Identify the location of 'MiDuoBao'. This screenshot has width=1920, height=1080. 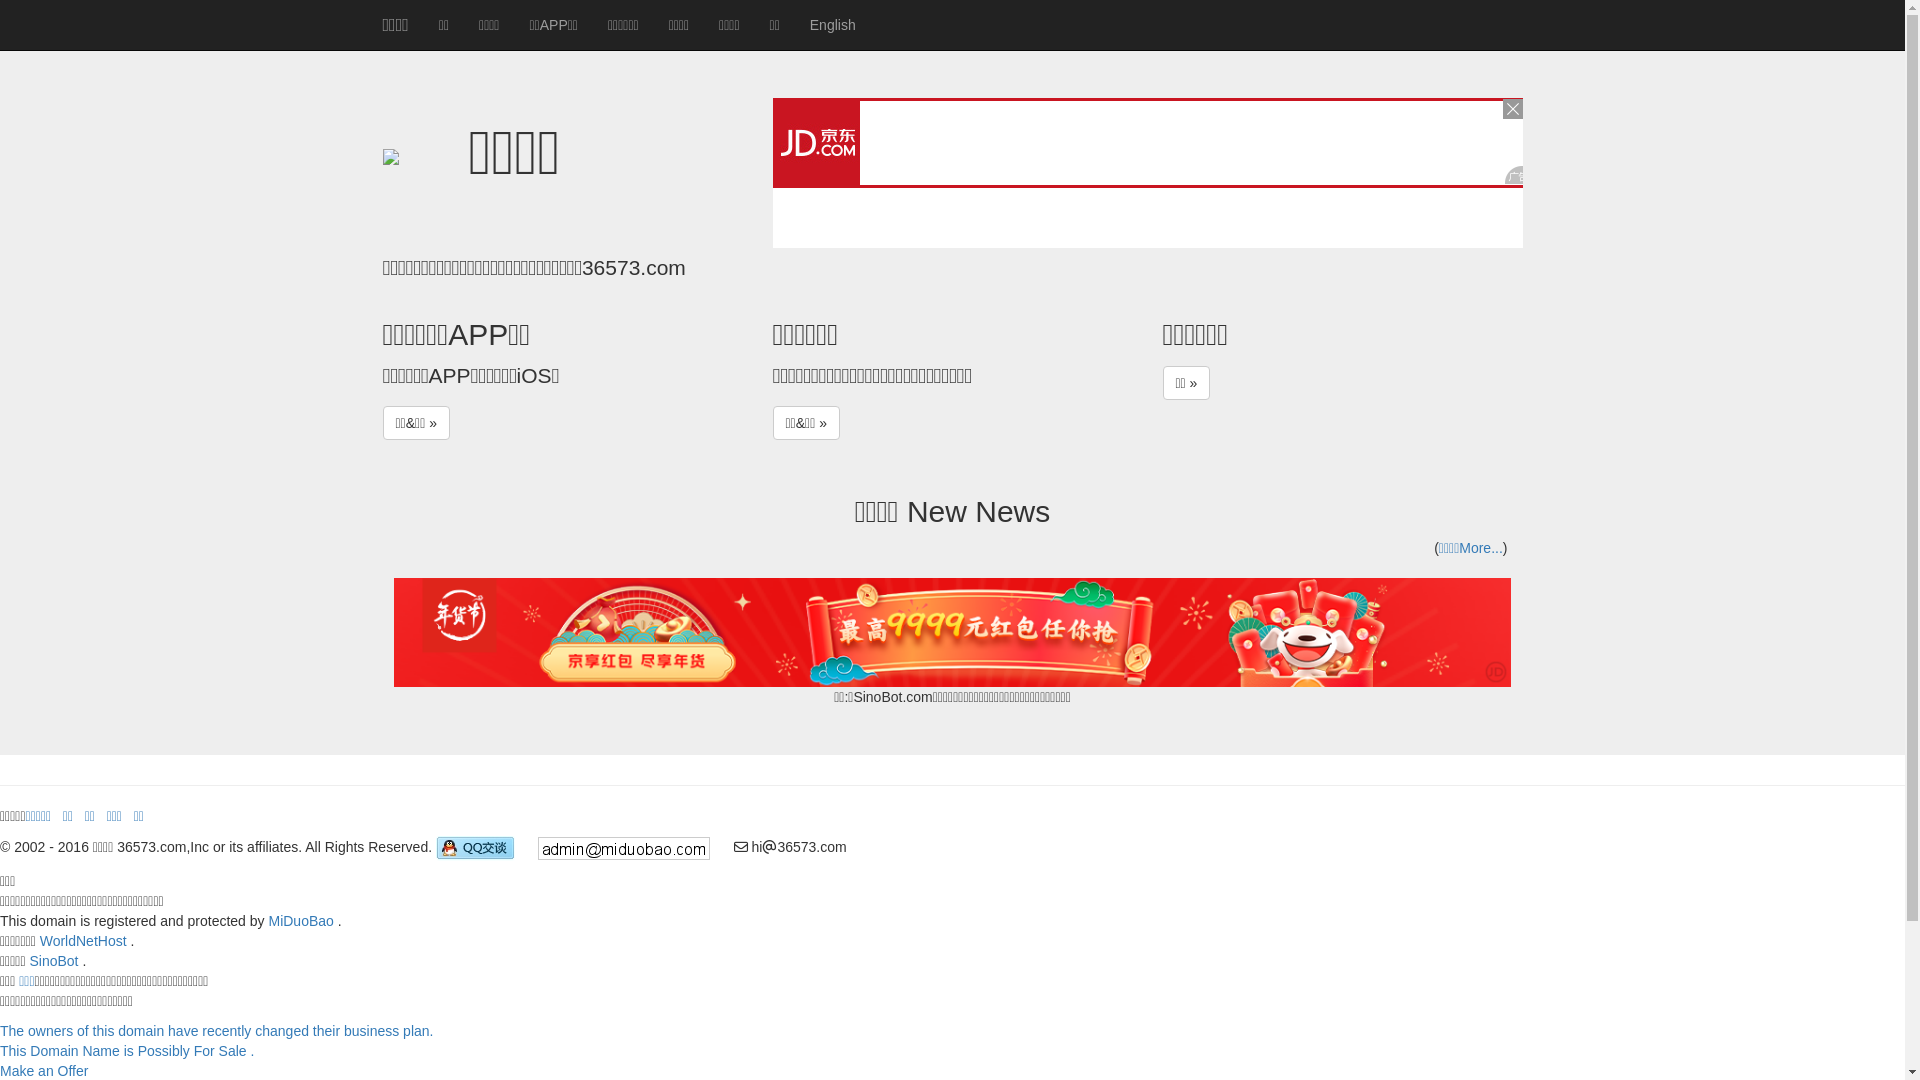
(299, 921).